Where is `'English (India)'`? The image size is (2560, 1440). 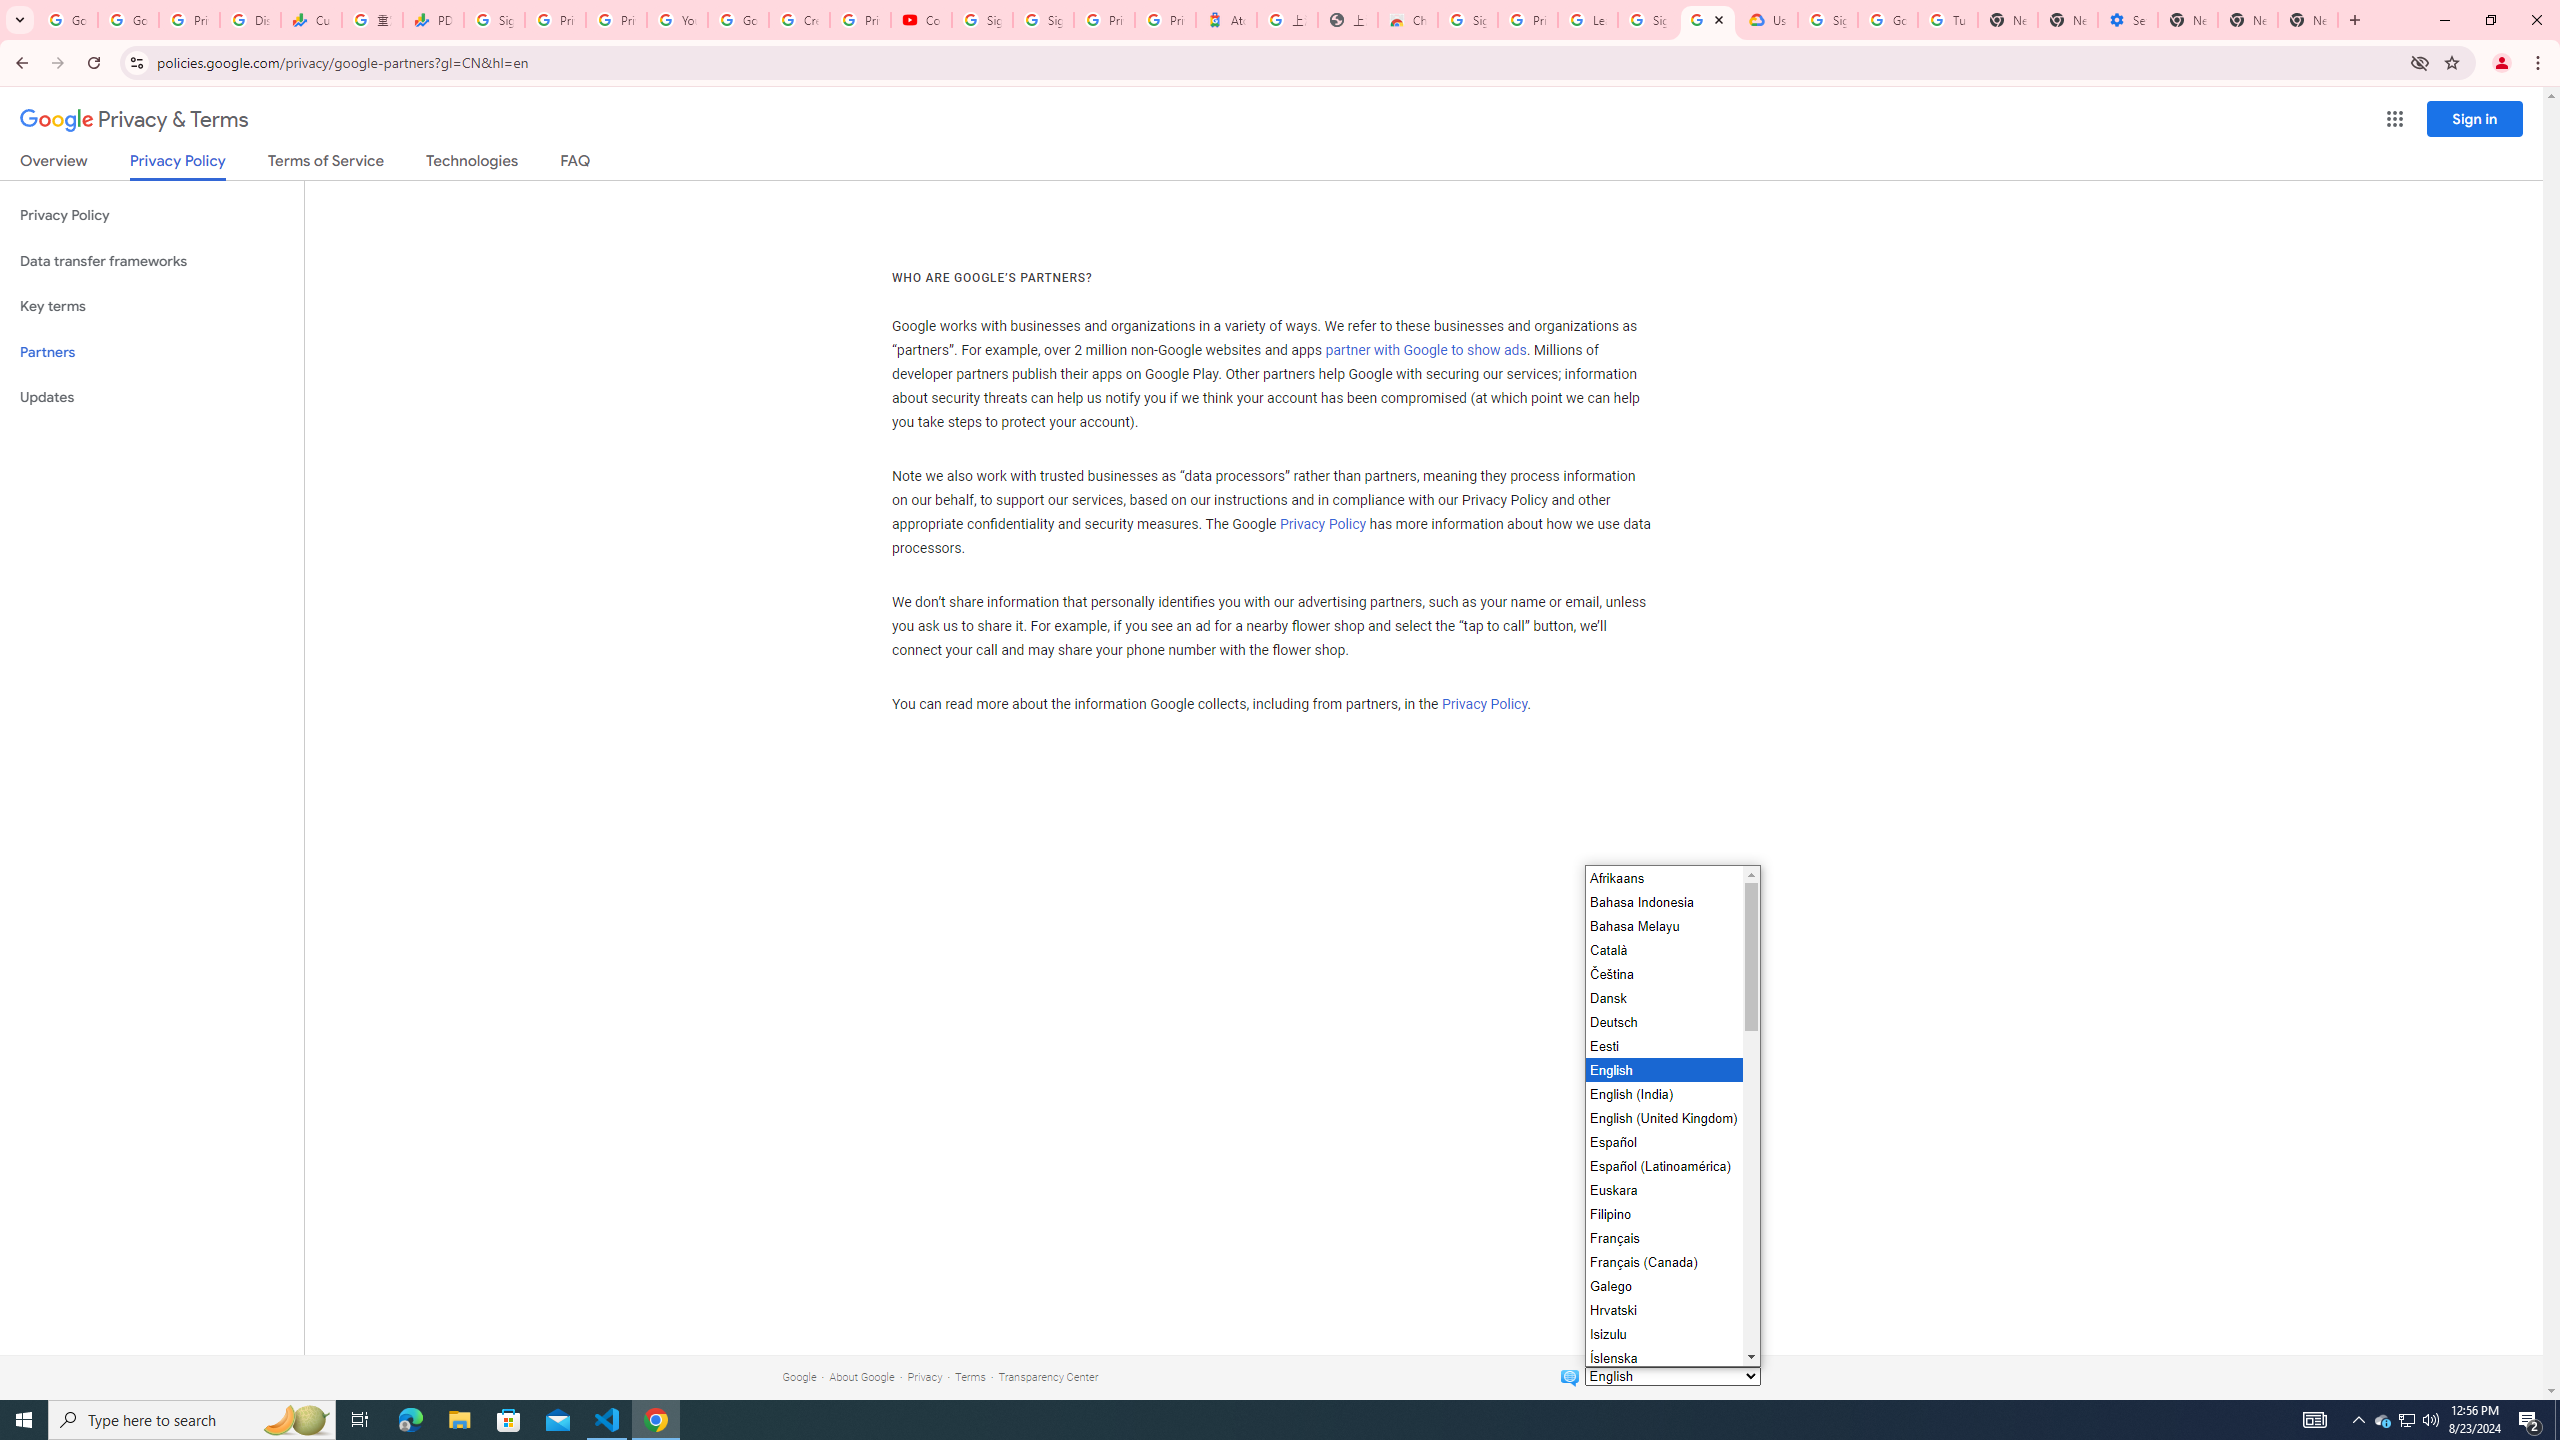
'English (India)' is located at coordinates (1662, 1092).